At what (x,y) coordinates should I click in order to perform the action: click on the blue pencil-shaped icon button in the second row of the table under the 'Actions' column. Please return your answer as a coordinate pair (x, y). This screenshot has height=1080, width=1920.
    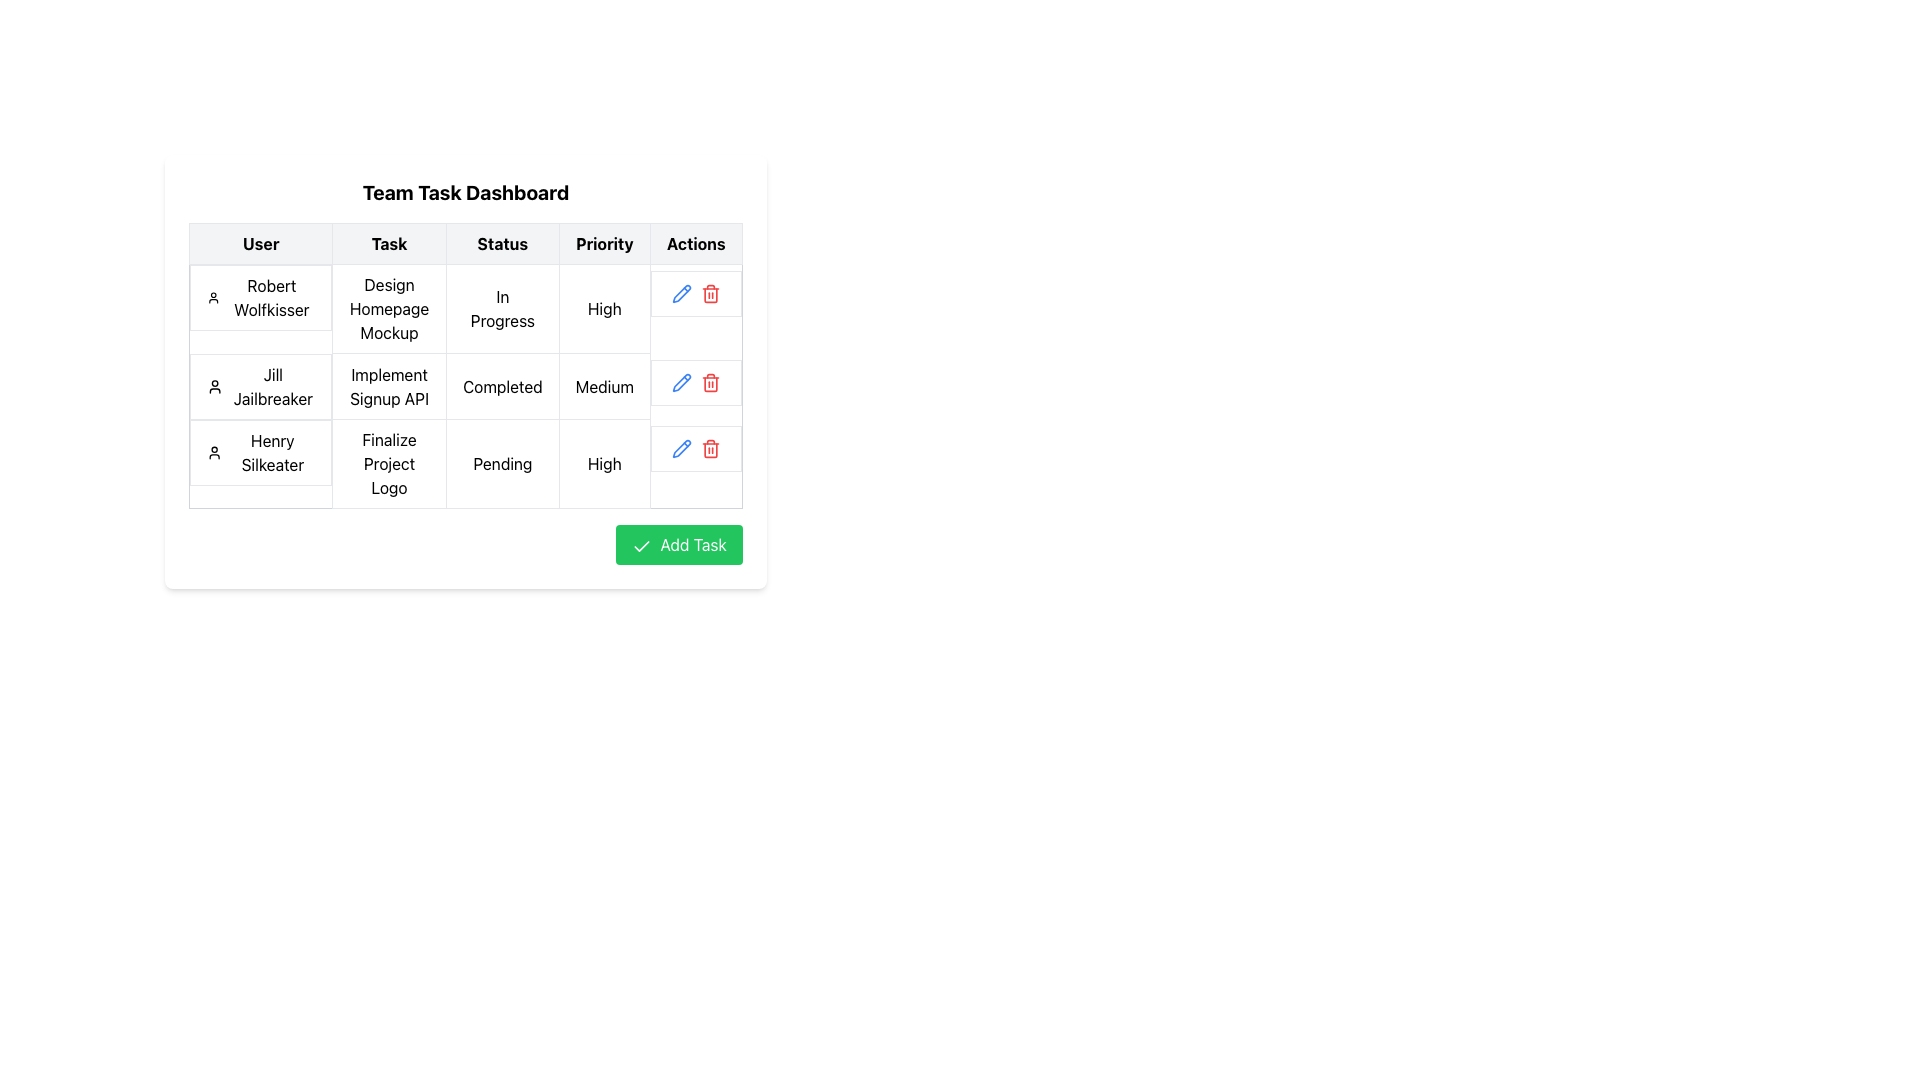
    Looking at the image, I should click on (682, 293).